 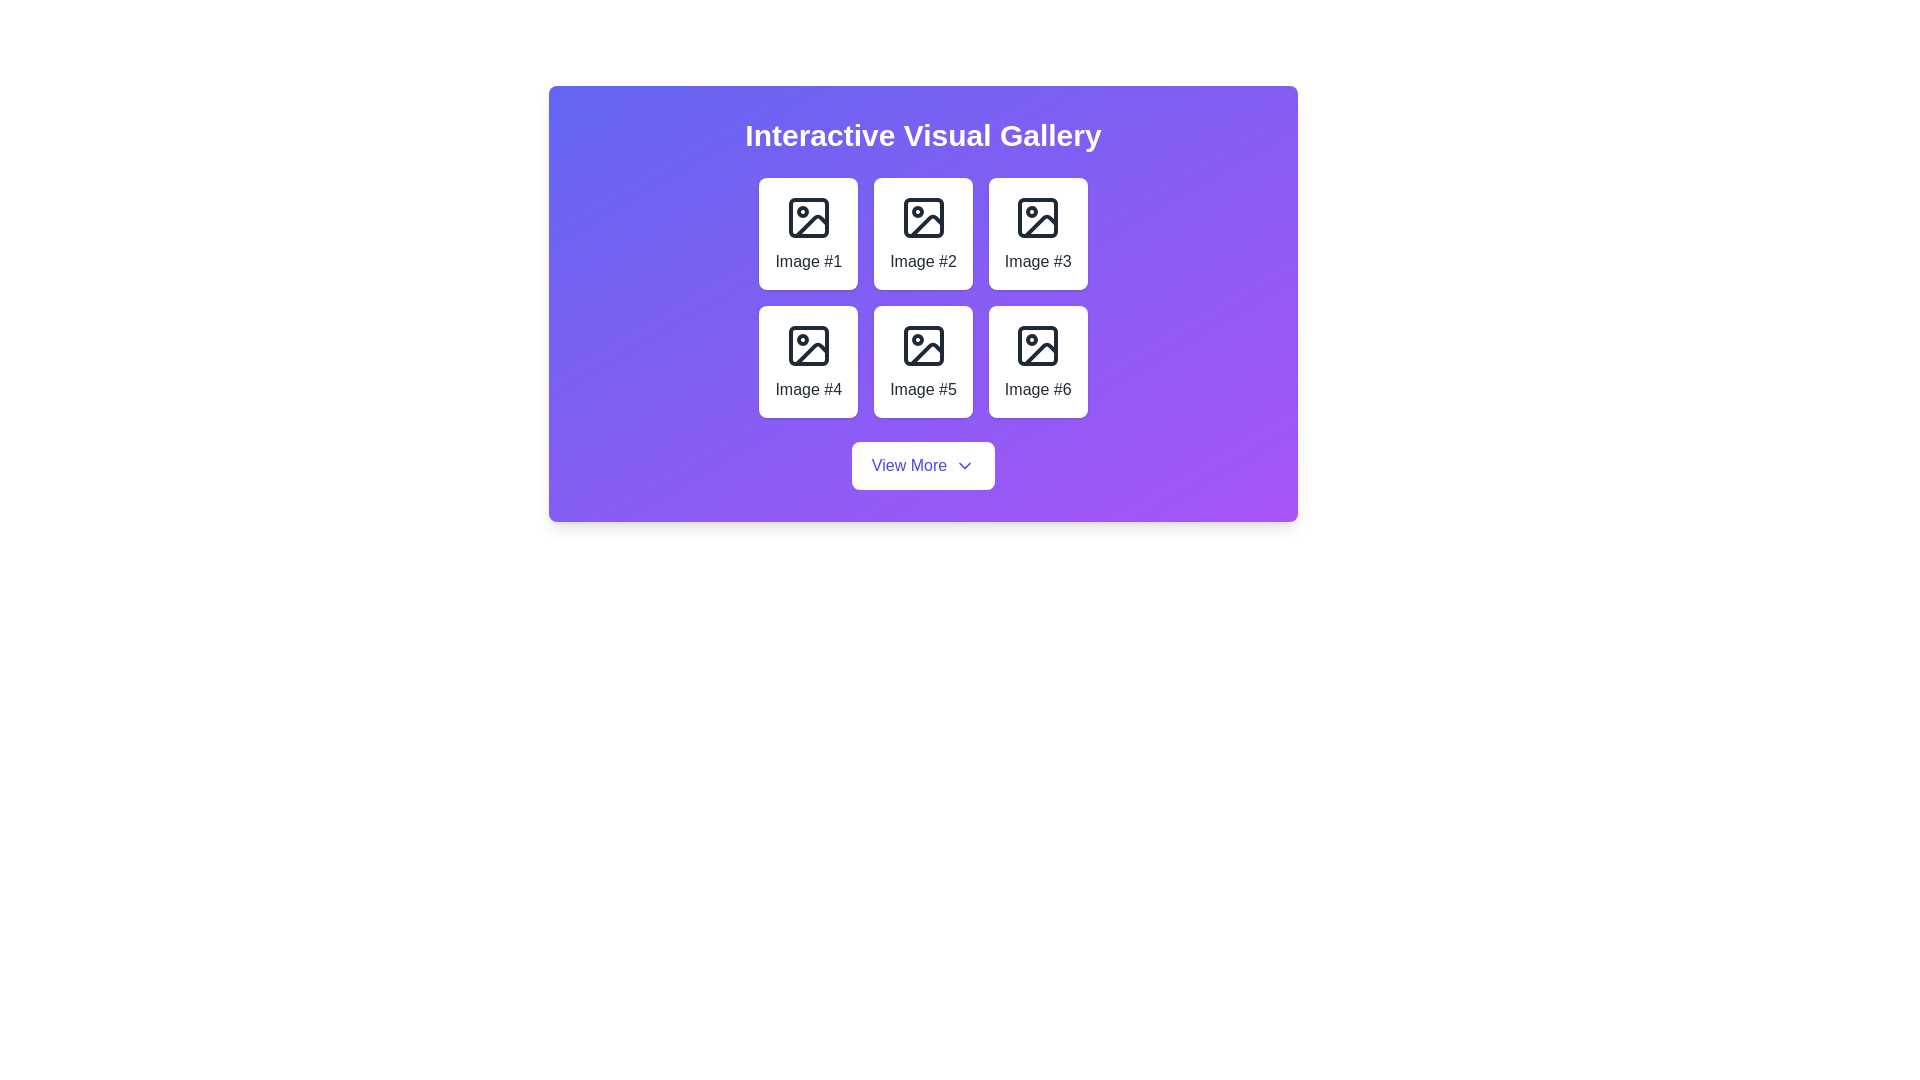 What do you see at coordinates (922, 362) in the screenshot?
I see `the rectangular button labeled 'Image #5' with a picture icon, located in the bottom row of a 3x2 grid layout within a purple card` at bounding box center [922, 362].